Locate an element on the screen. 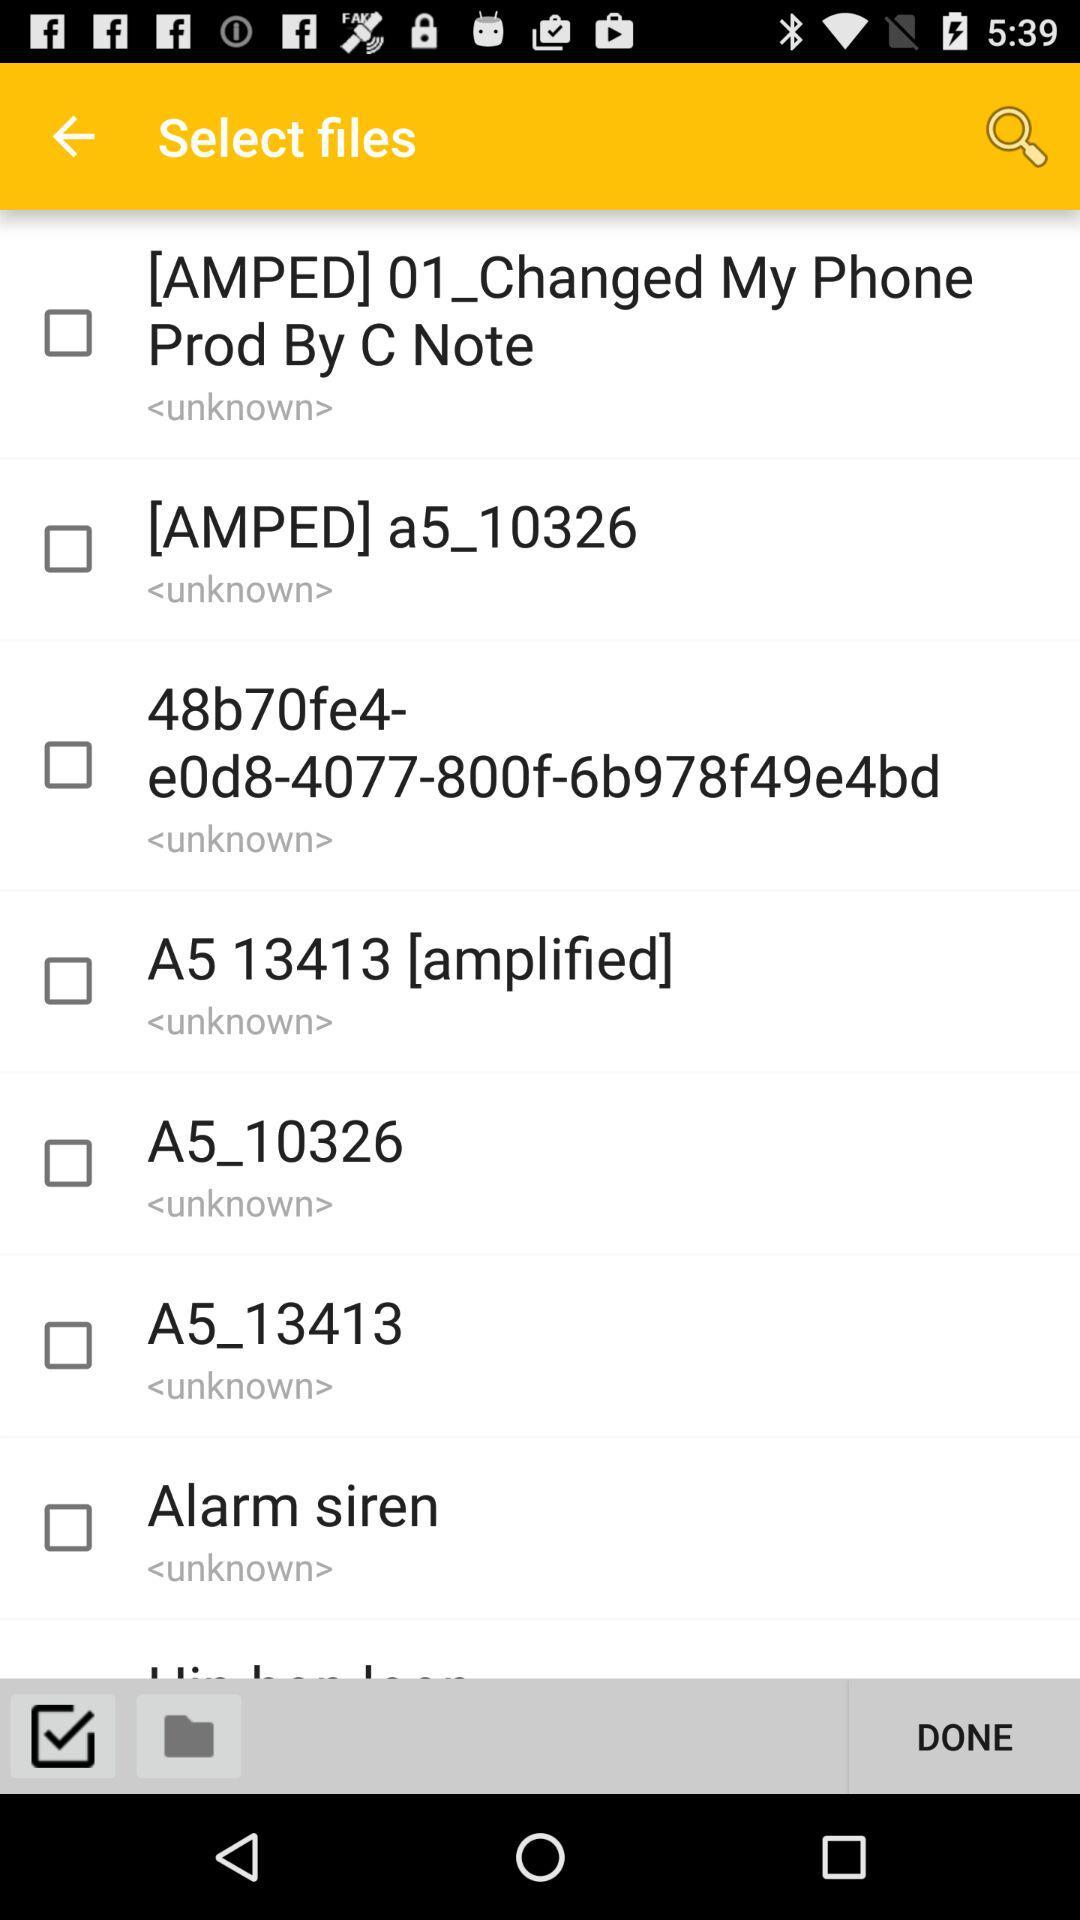  the button to the left of the done icon is located at coordinates (189, 1735).